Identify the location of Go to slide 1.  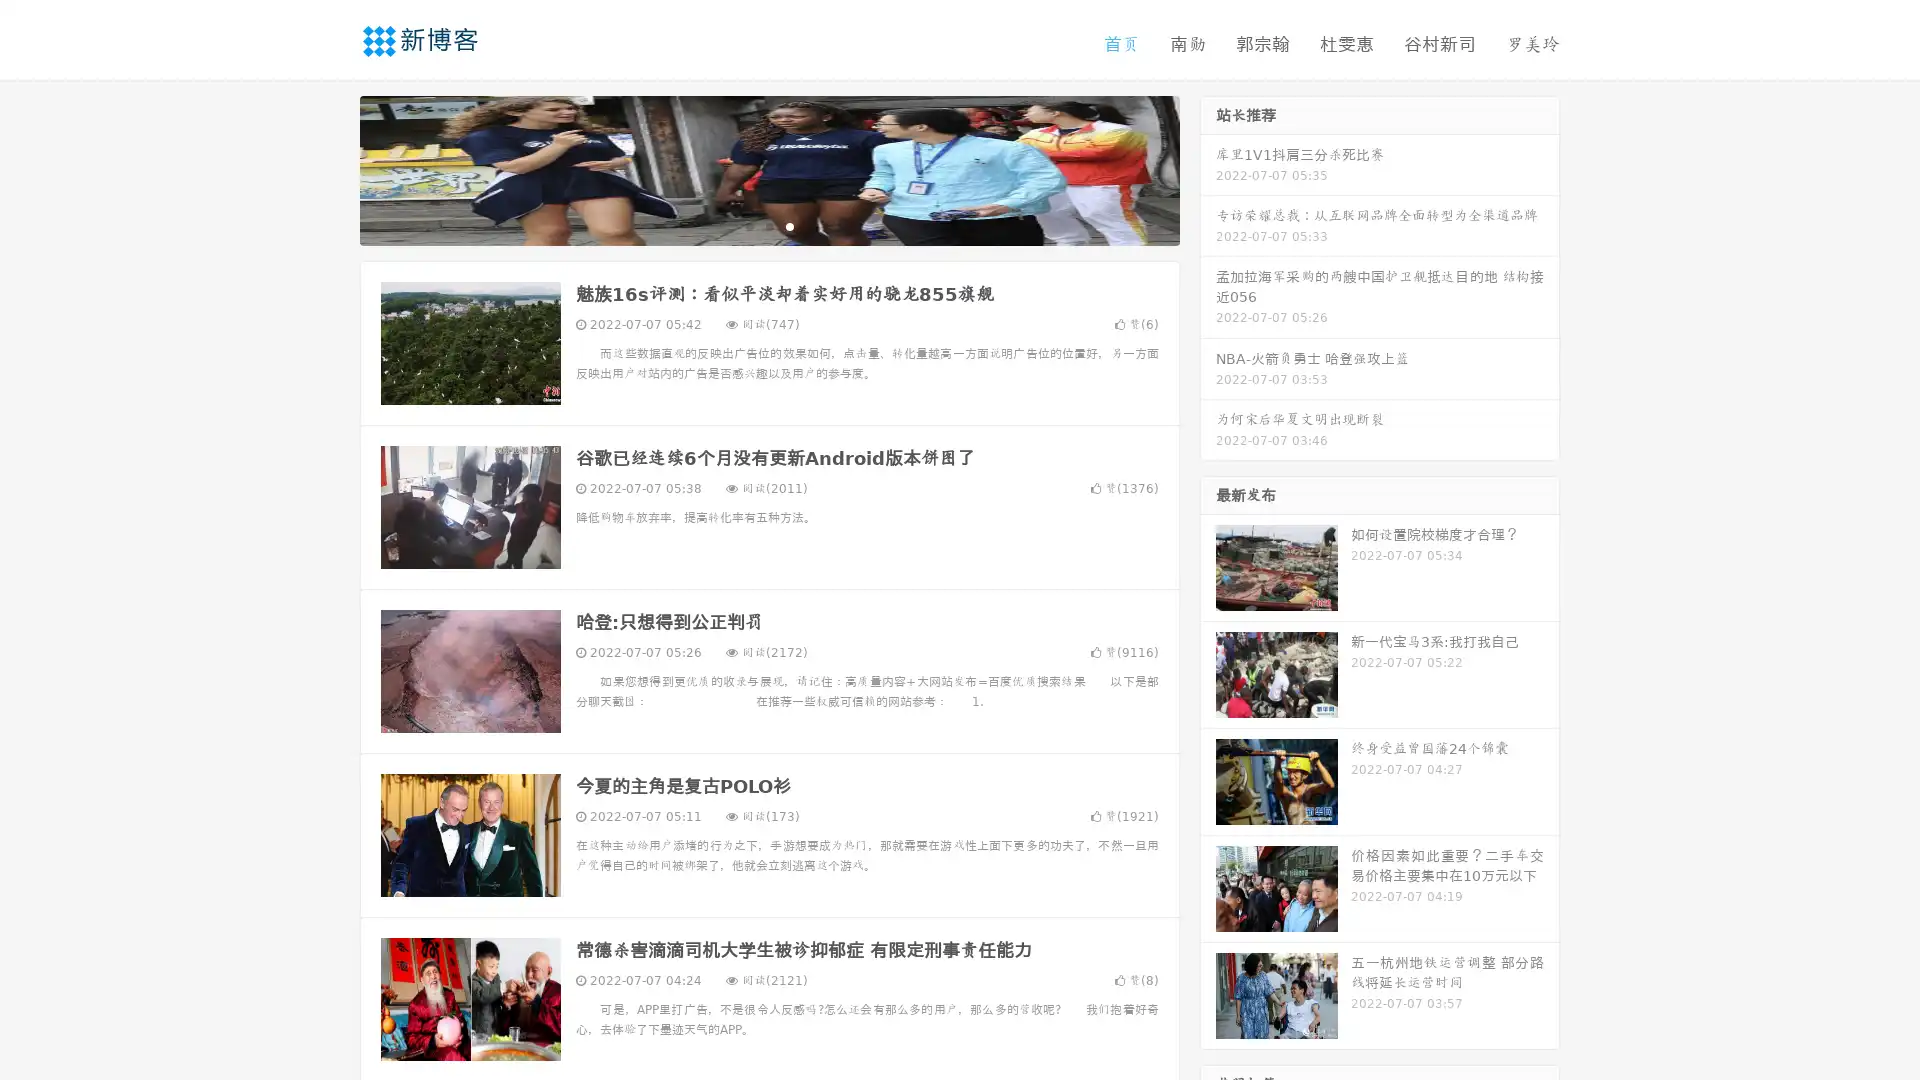
(748, 225).